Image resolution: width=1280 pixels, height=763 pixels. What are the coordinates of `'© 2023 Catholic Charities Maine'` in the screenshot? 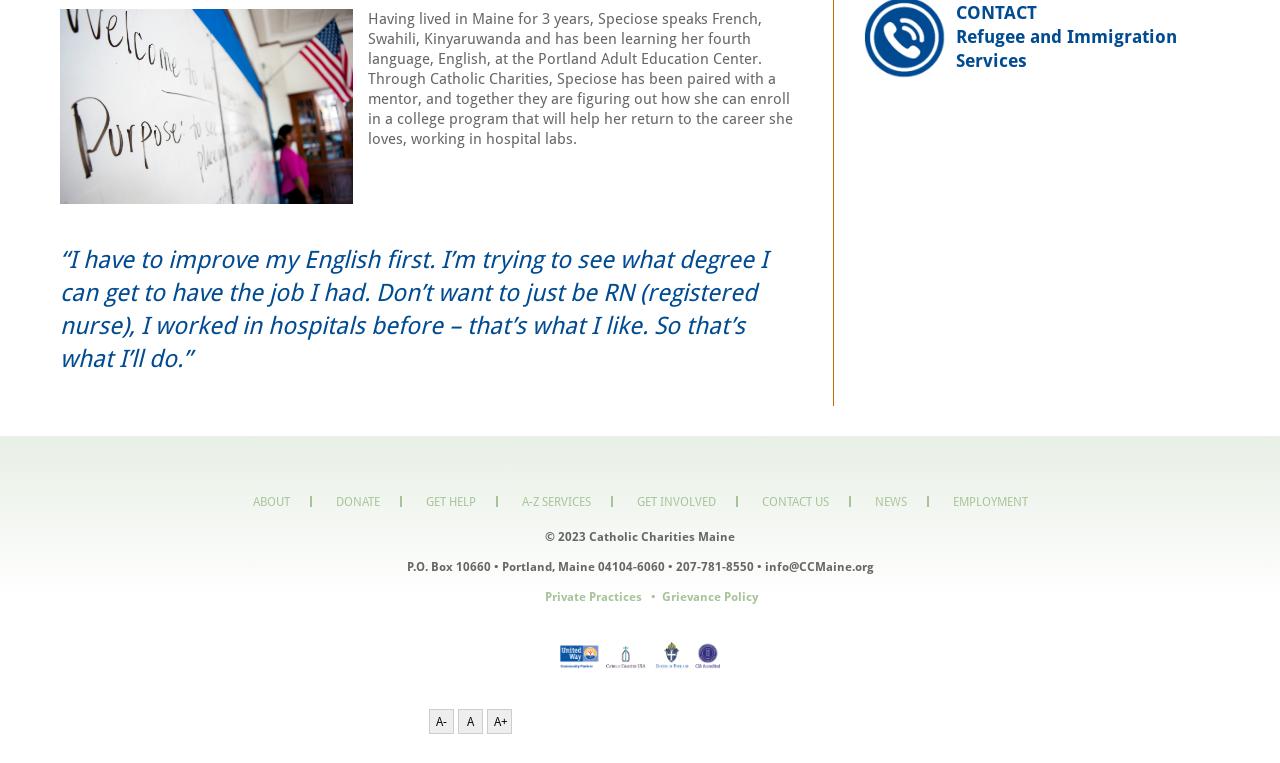 It's located at (640, 536).